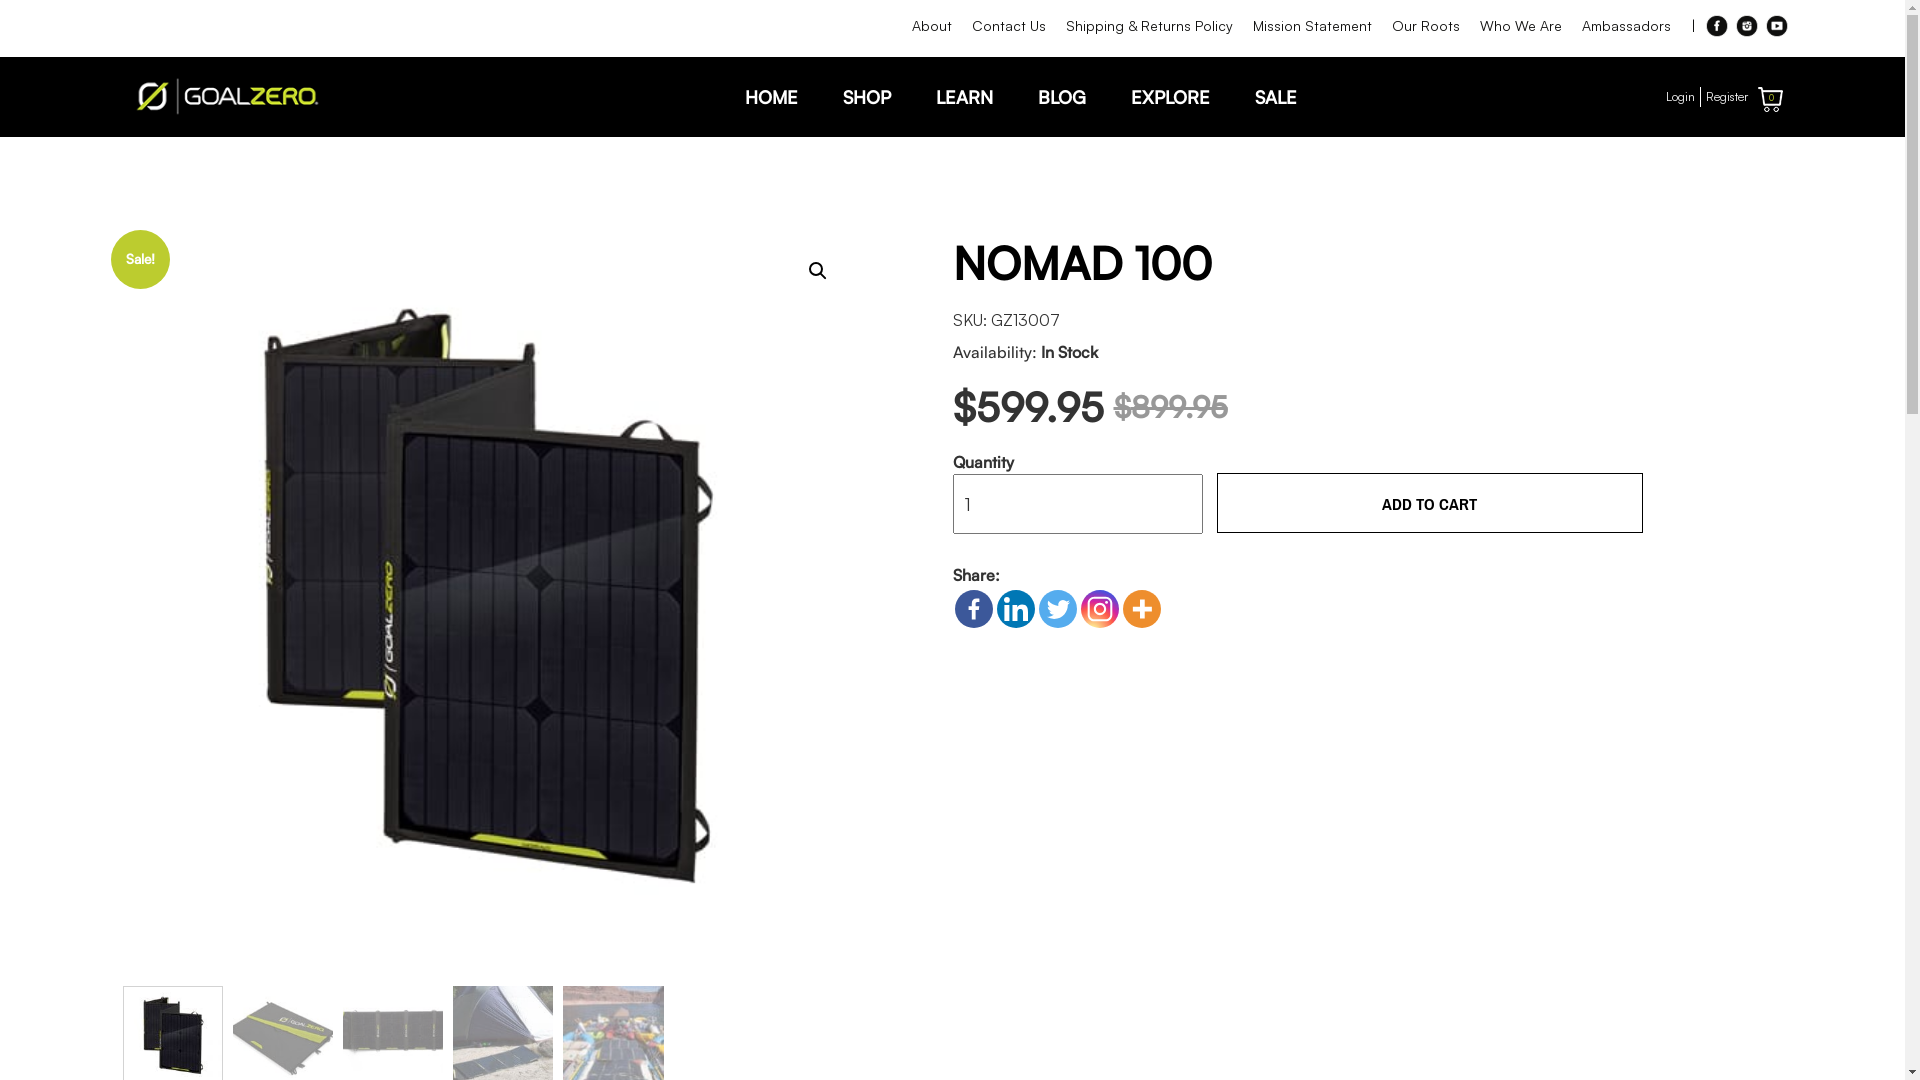 This screenshot has width=1920, height=1080. What do you see at coordinates (1776, 26) in the screenshot?
I see `'You Tube'` at bounding box center [1776, 26].